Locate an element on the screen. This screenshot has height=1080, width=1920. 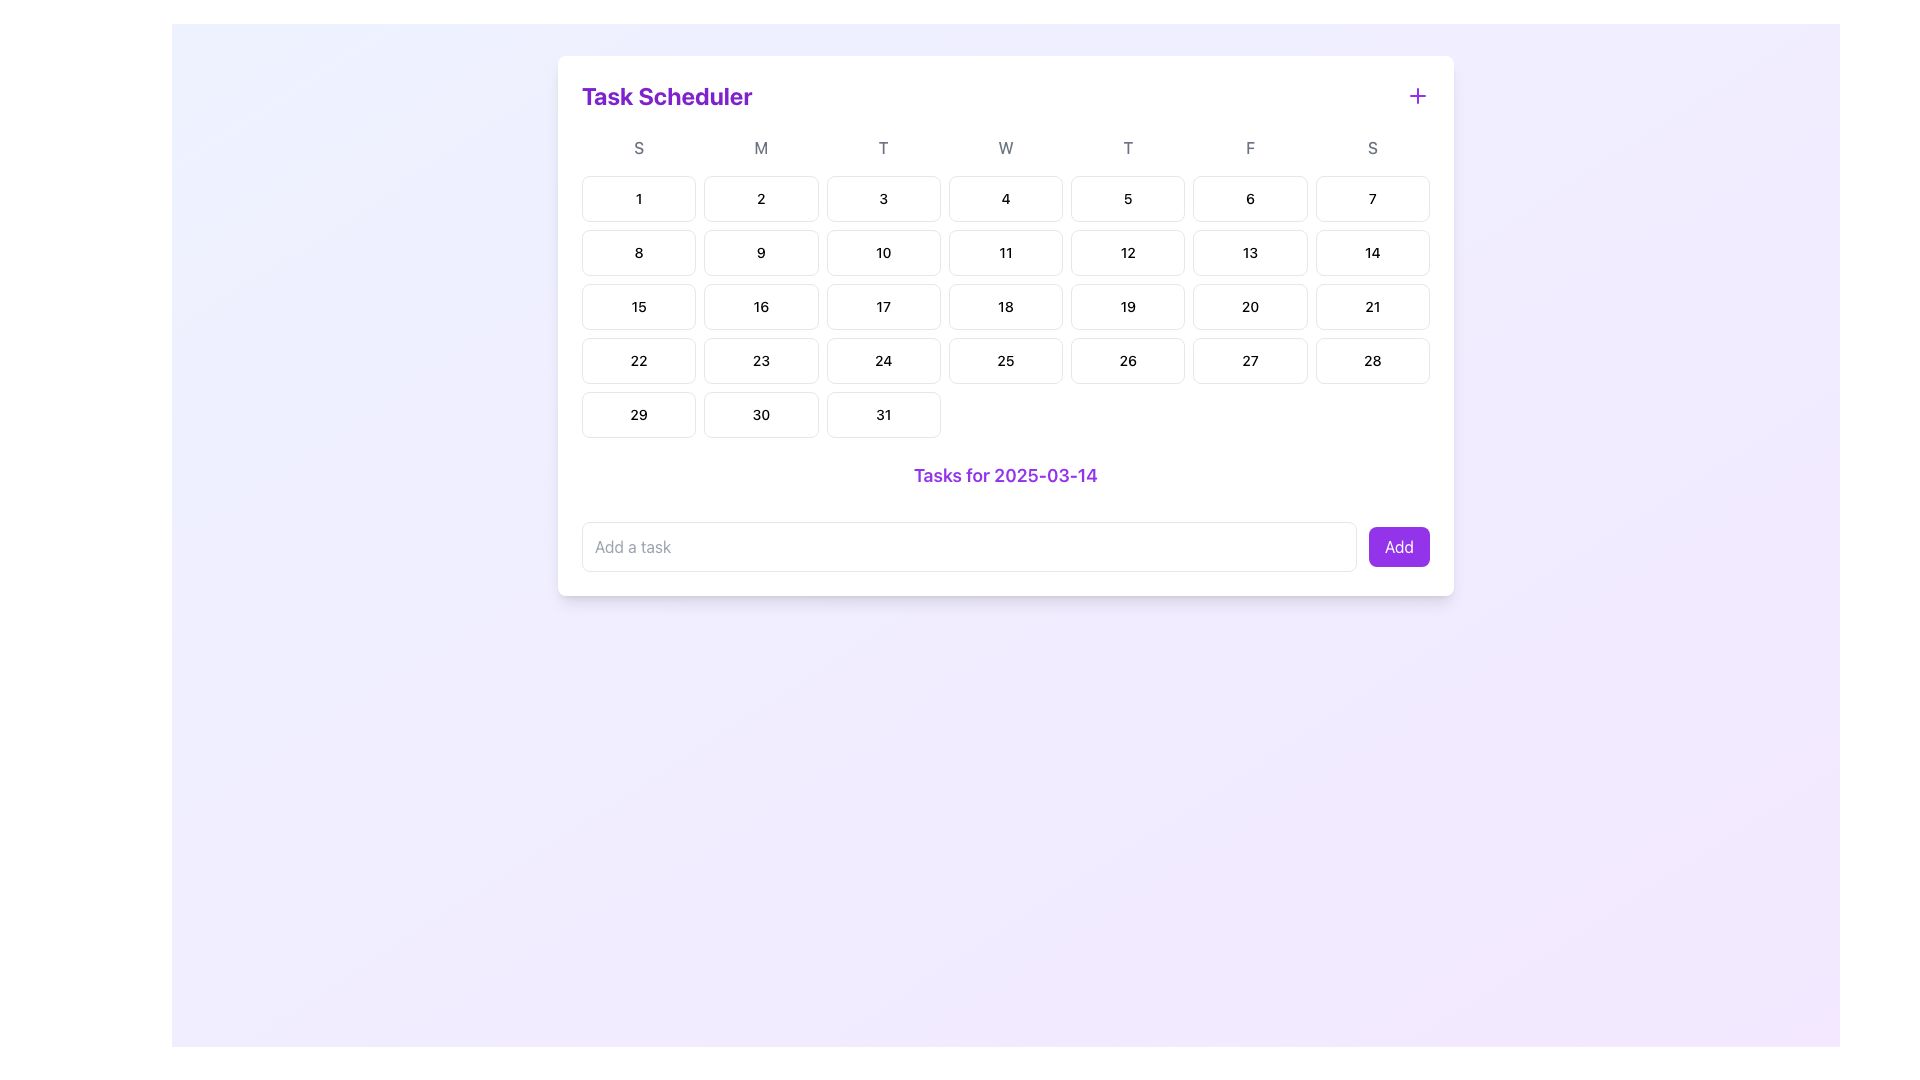
the square button displaying the number '21' in the calendar view is located at coordinates (1371, 307).